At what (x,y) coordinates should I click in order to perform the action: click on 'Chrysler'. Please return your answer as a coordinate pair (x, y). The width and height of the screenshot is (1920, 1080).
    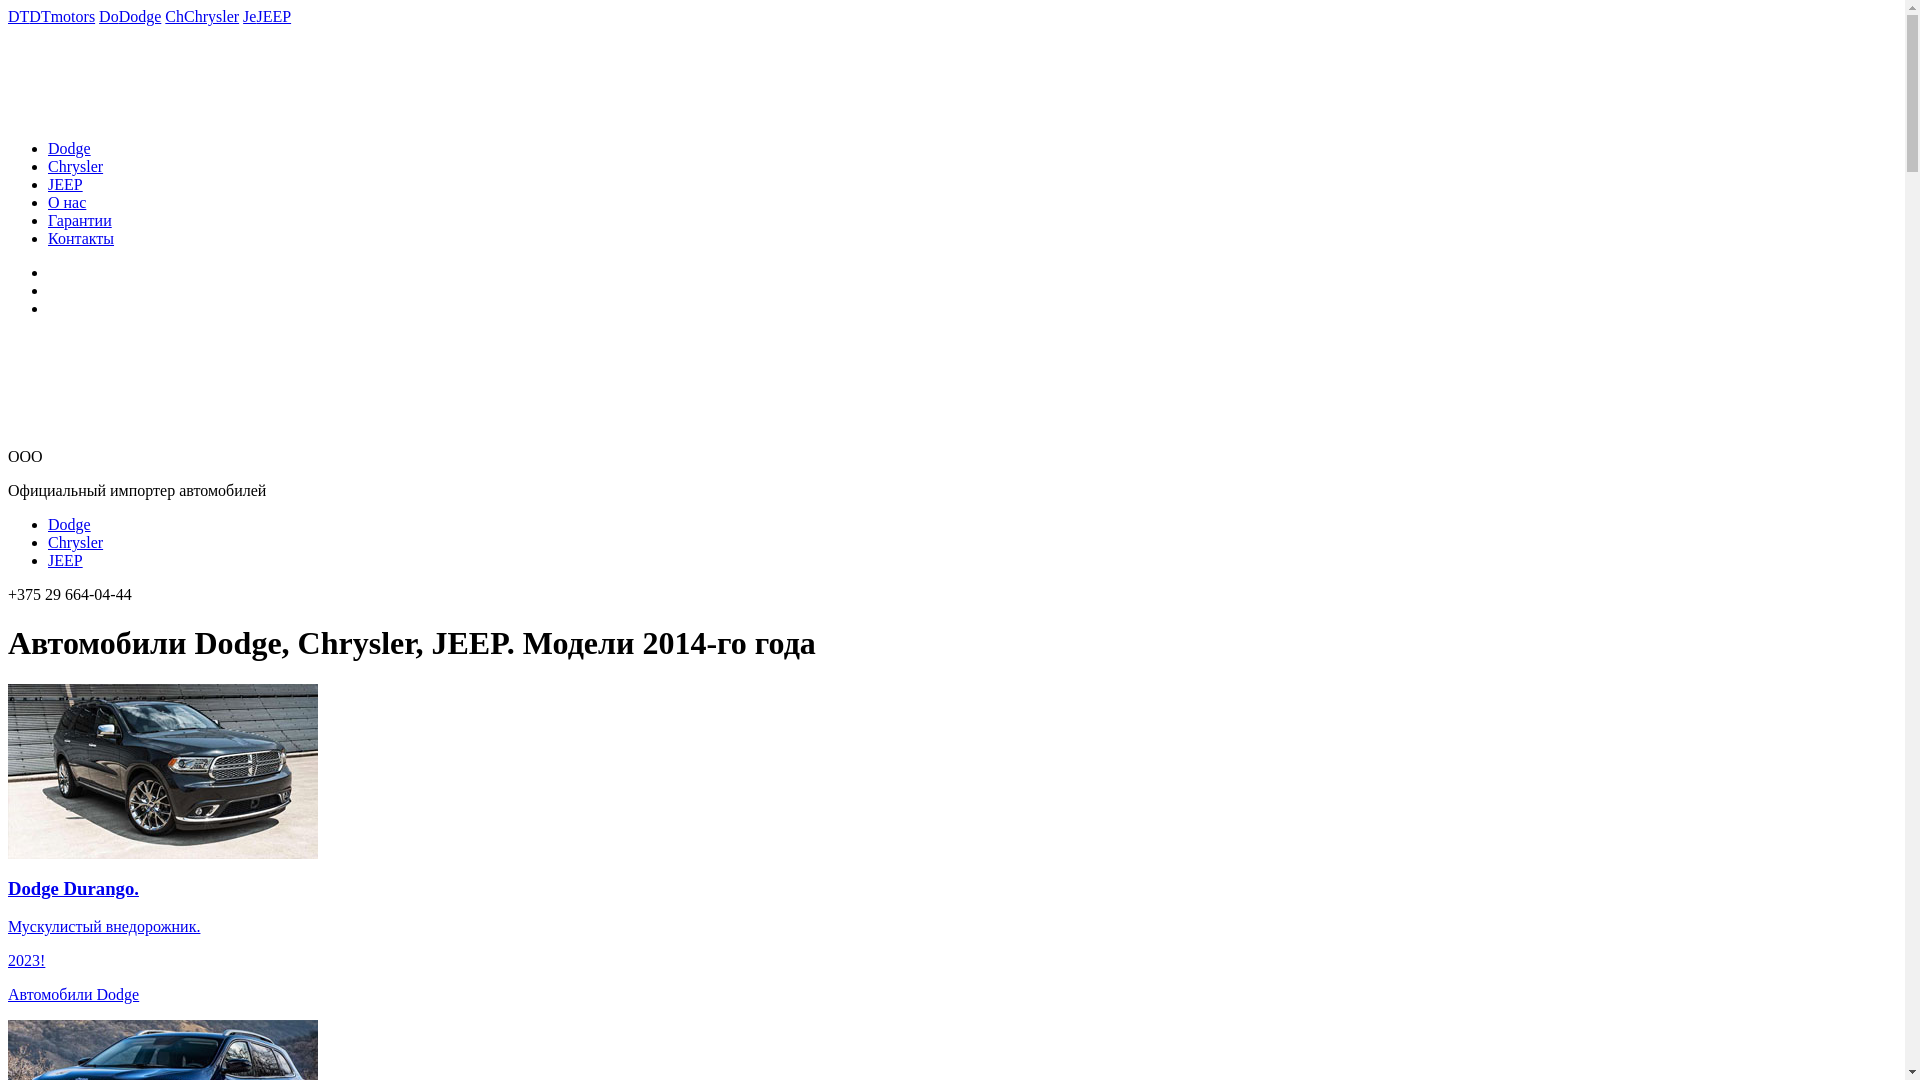
    Looking at the image, I should click on (75, 542).